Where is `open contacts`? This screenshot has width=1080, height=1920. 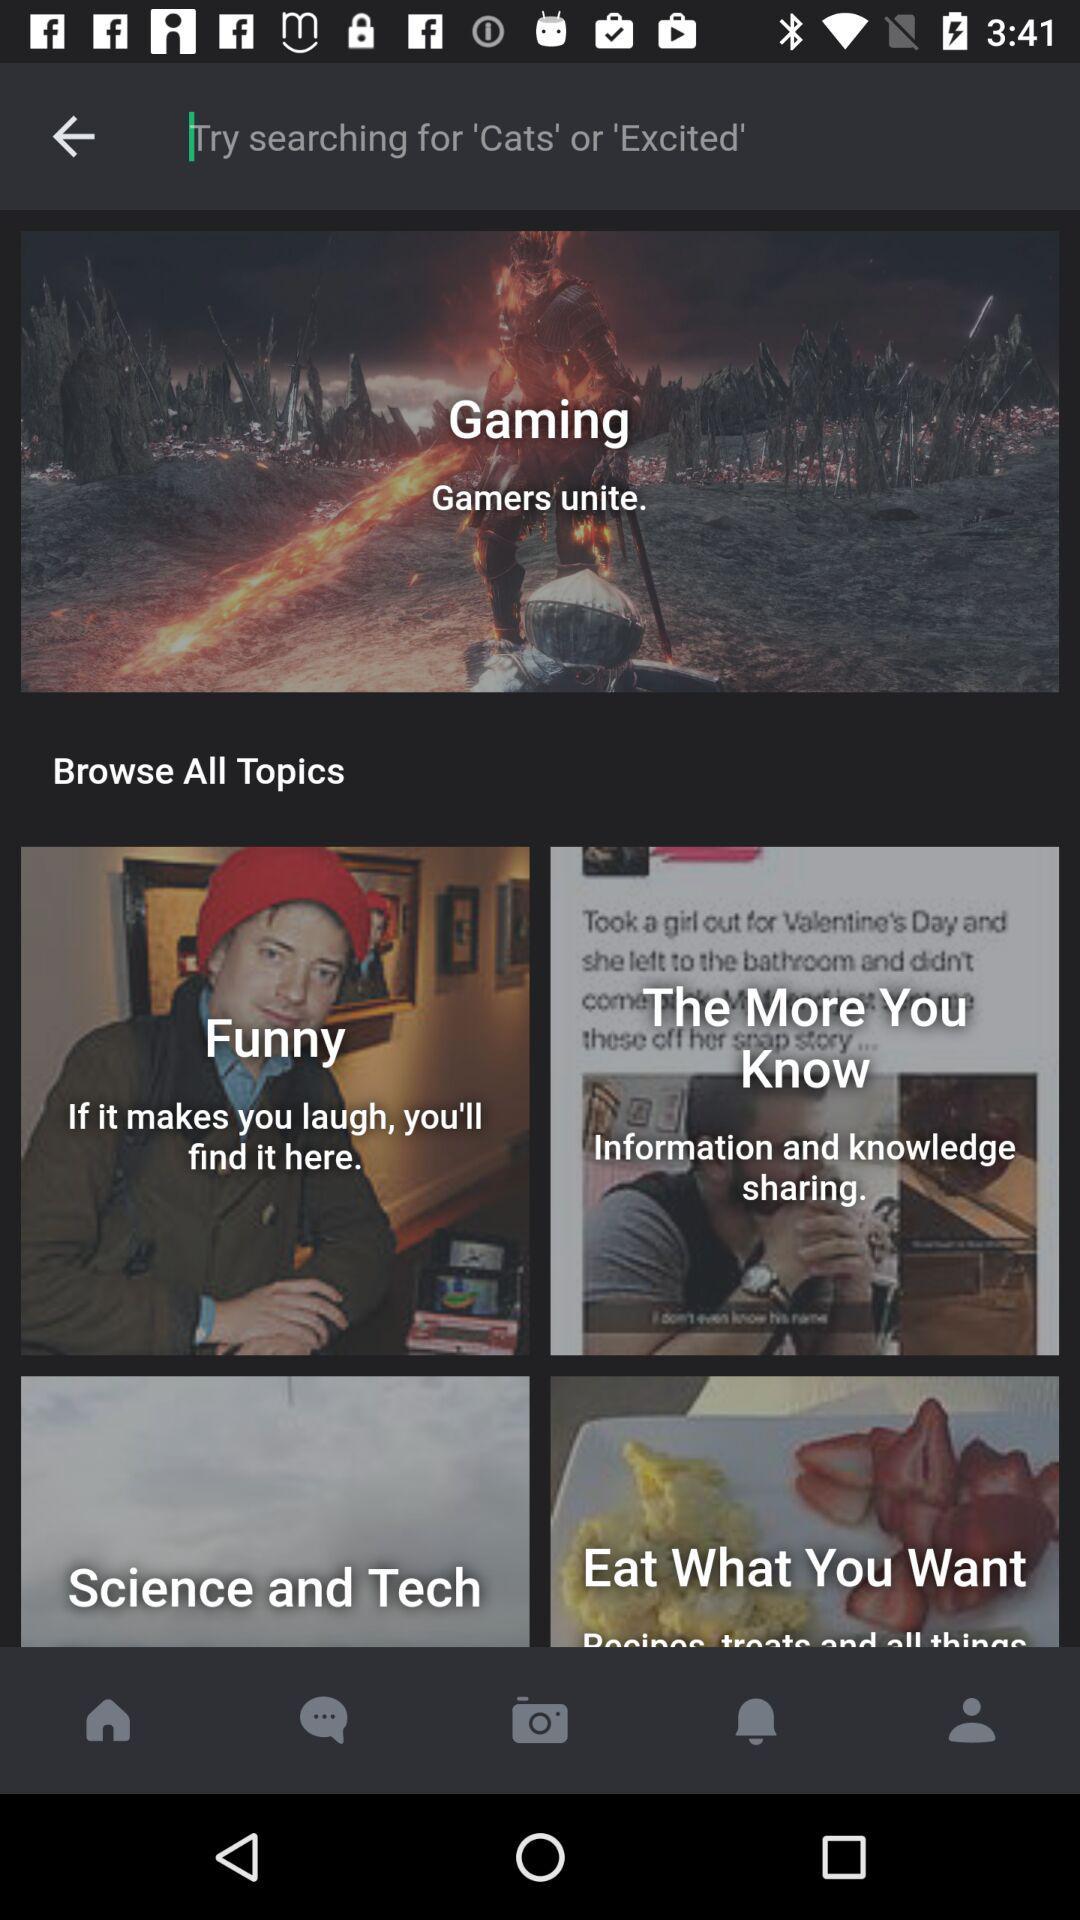 open contacts is located at coordinates (971, 1719).